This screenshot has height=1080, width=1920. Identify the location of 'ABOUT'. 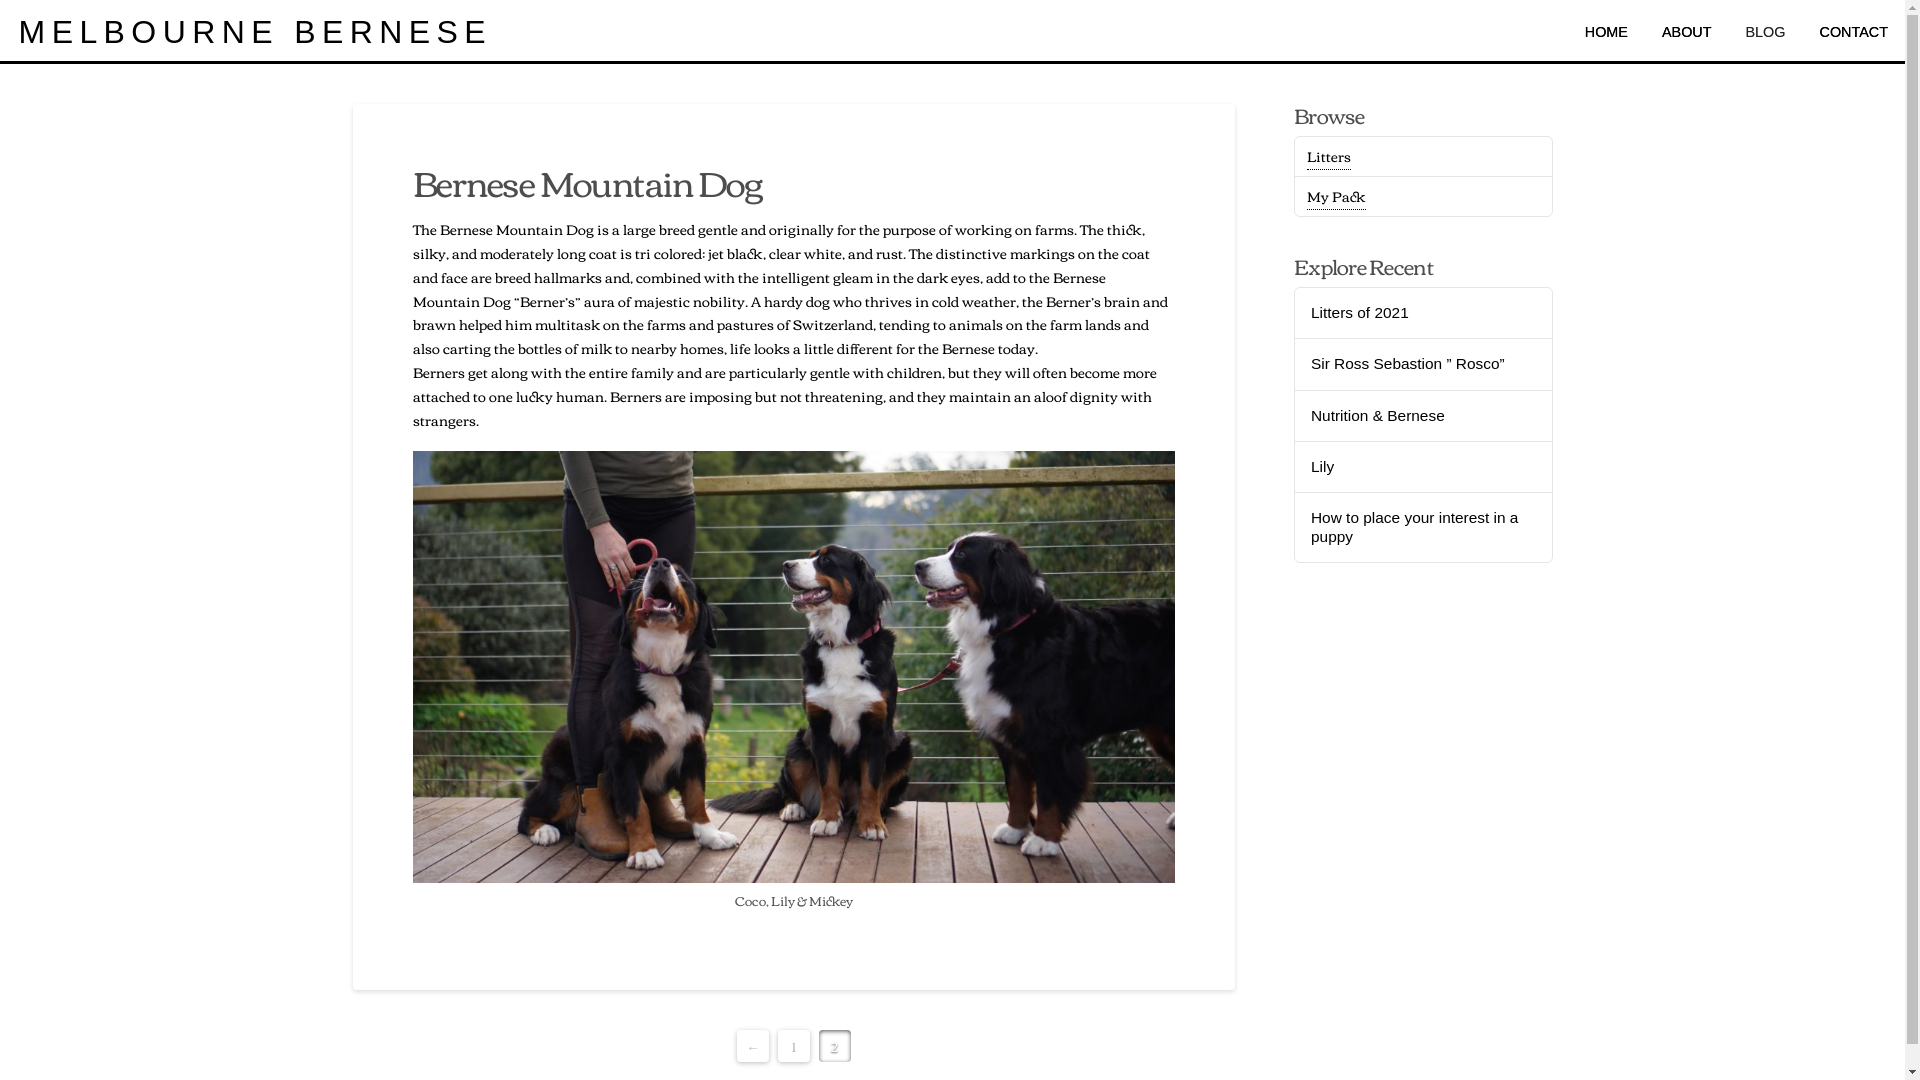
(1685, 31).